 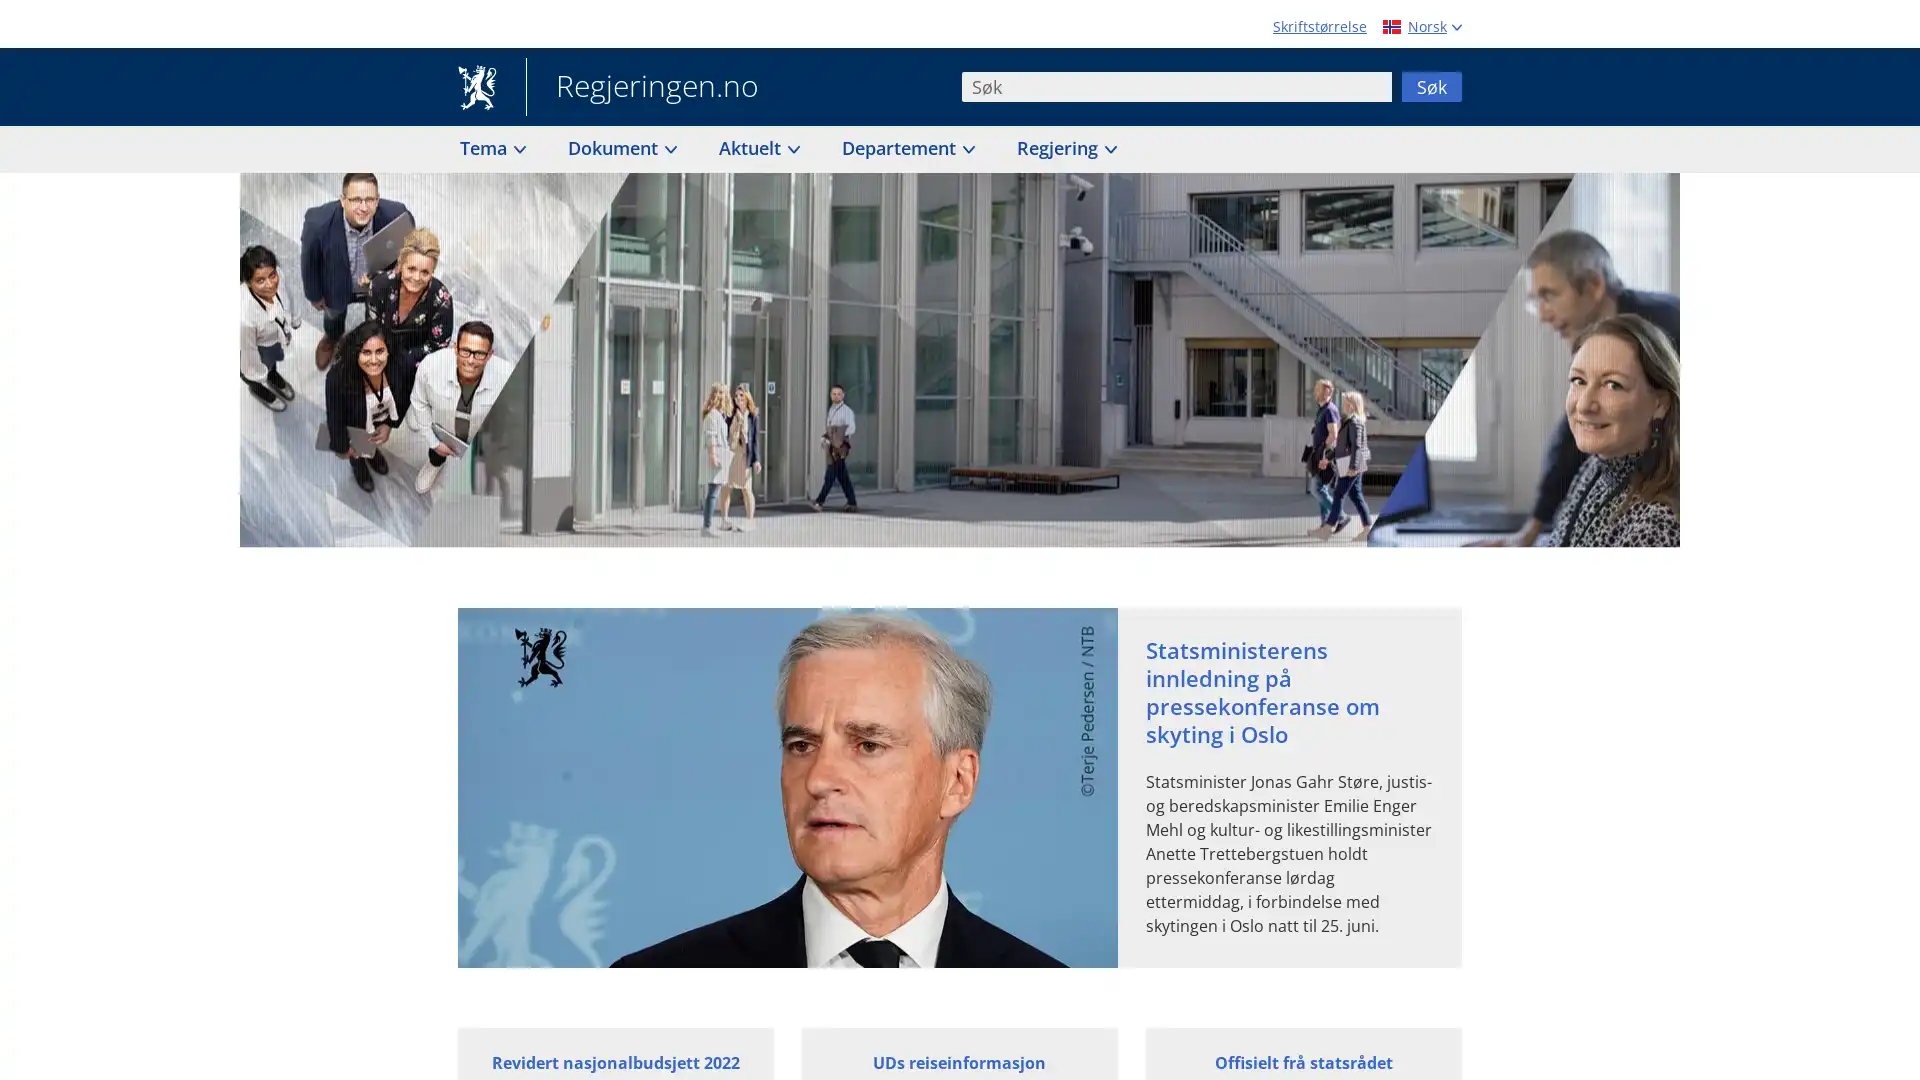 What do you see at coordinates (491, 147) in the screenshot?
I see `Tema` at bounding box center [491, 147].